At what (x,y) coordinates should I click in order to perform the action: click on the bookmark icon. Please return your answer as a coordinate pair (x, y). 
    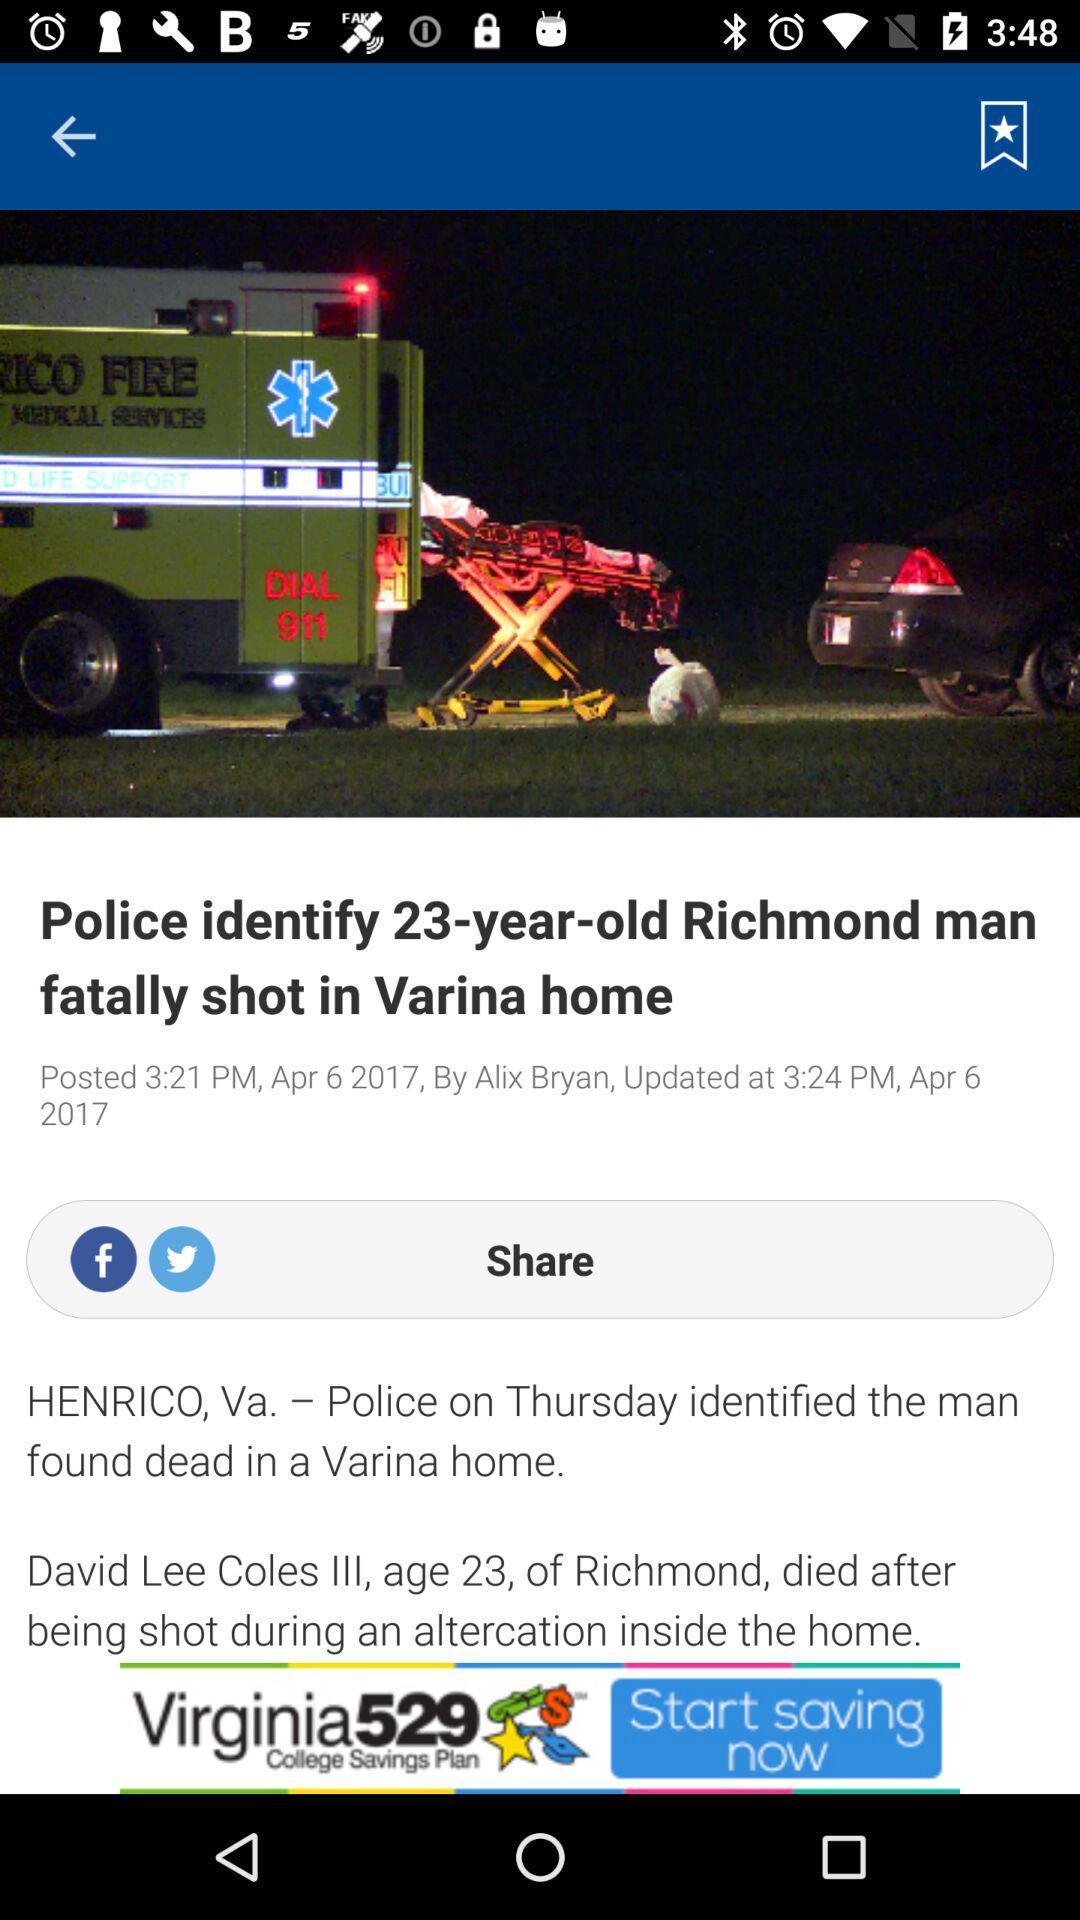
    Looking at the image, I should click on (1004, 135).